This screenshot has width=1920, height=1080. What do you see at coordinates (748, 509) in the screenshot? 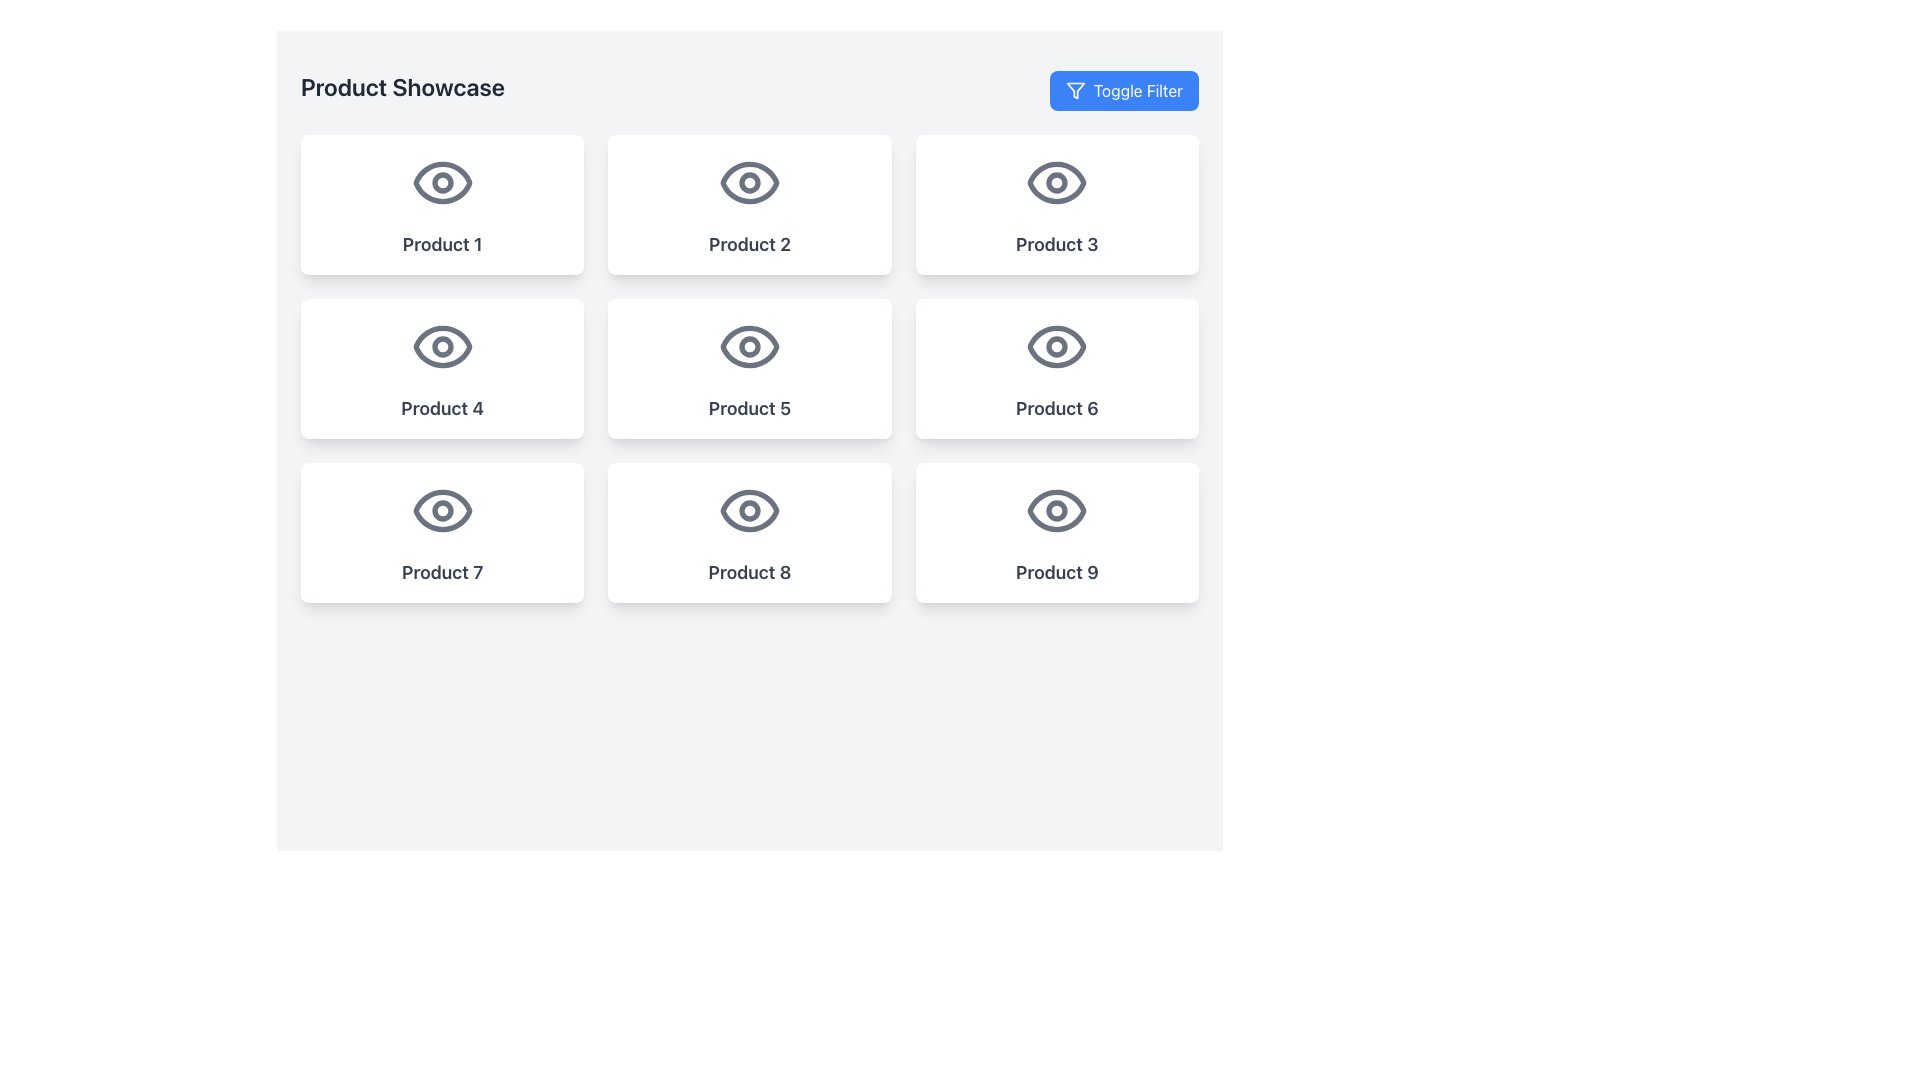
I see `the SVG circle element that represents the pupil of an eye icon located in the eighth grid item of the 3x3 product showcase layout` at bounding box center [748, 509].